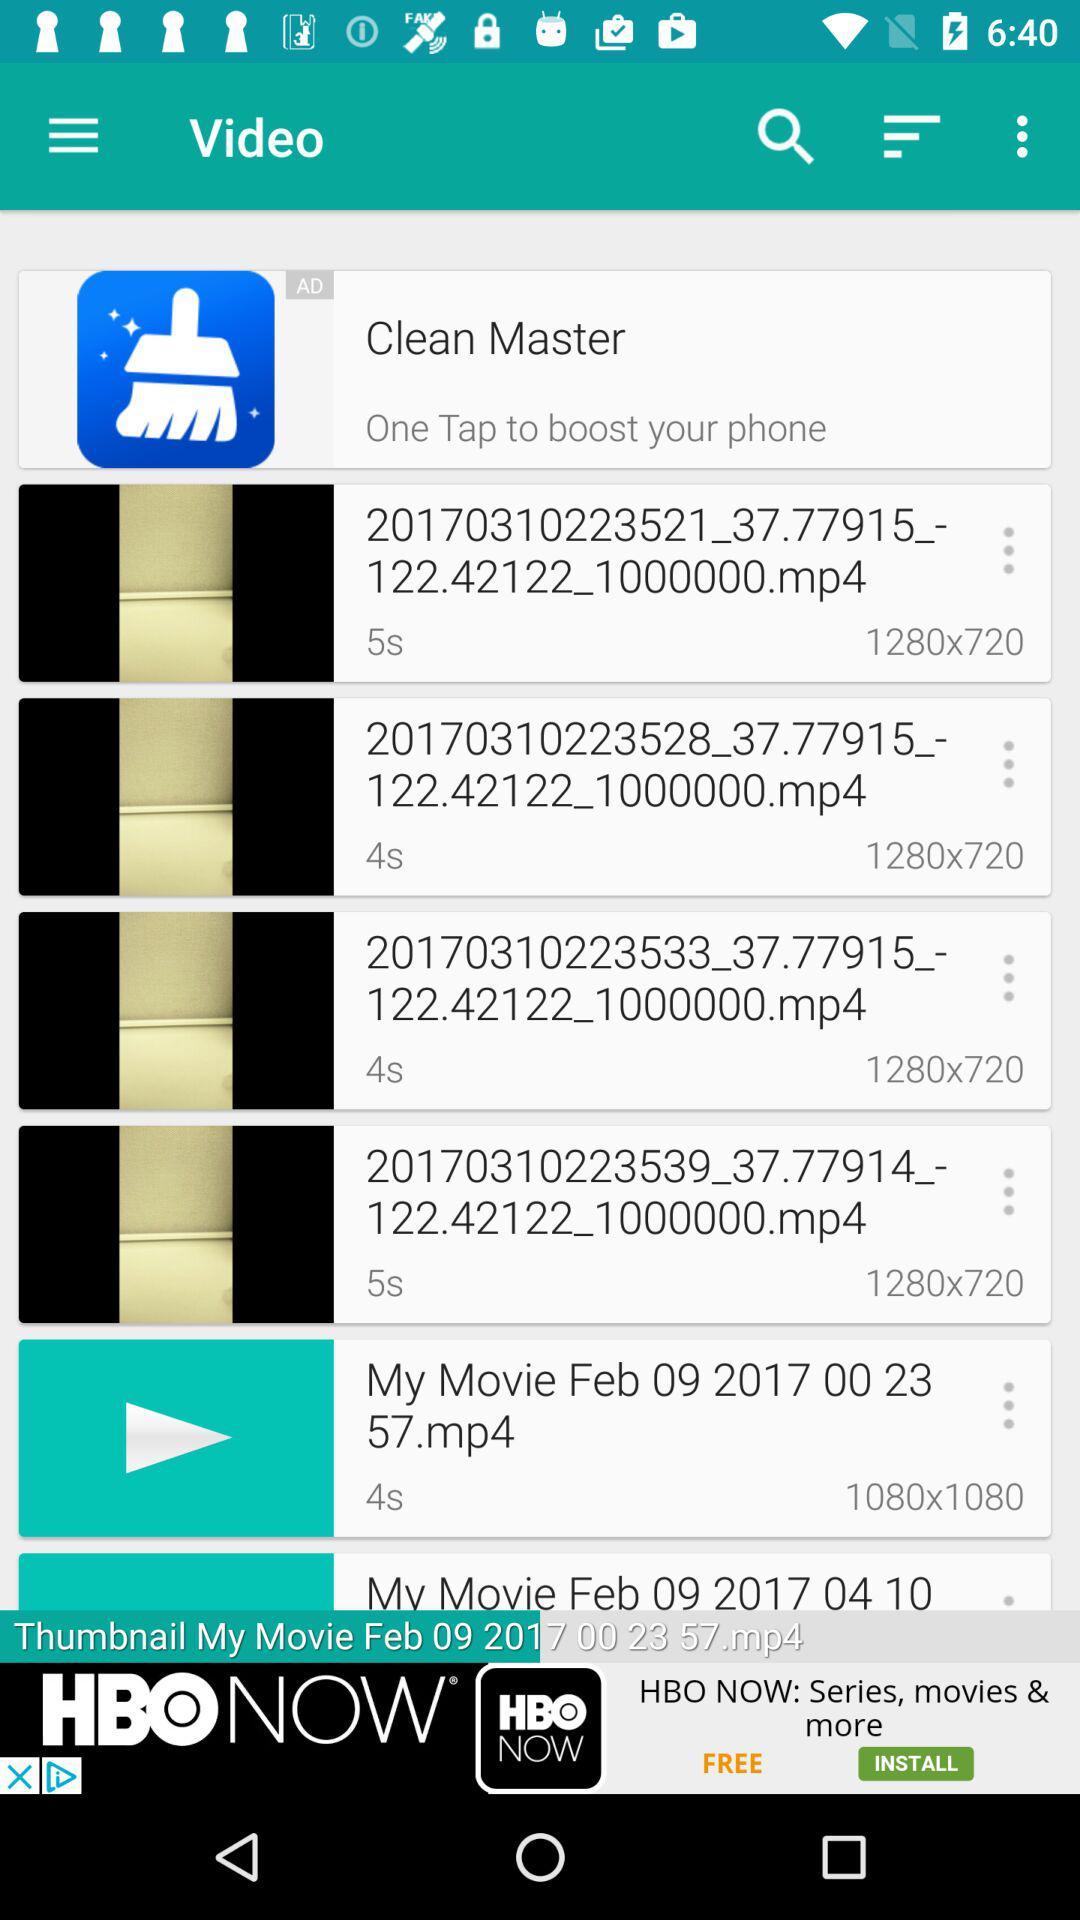 The height and width of the screenshot is (1920, 1080). I want to click on open advertisement, so click(540, 1727).